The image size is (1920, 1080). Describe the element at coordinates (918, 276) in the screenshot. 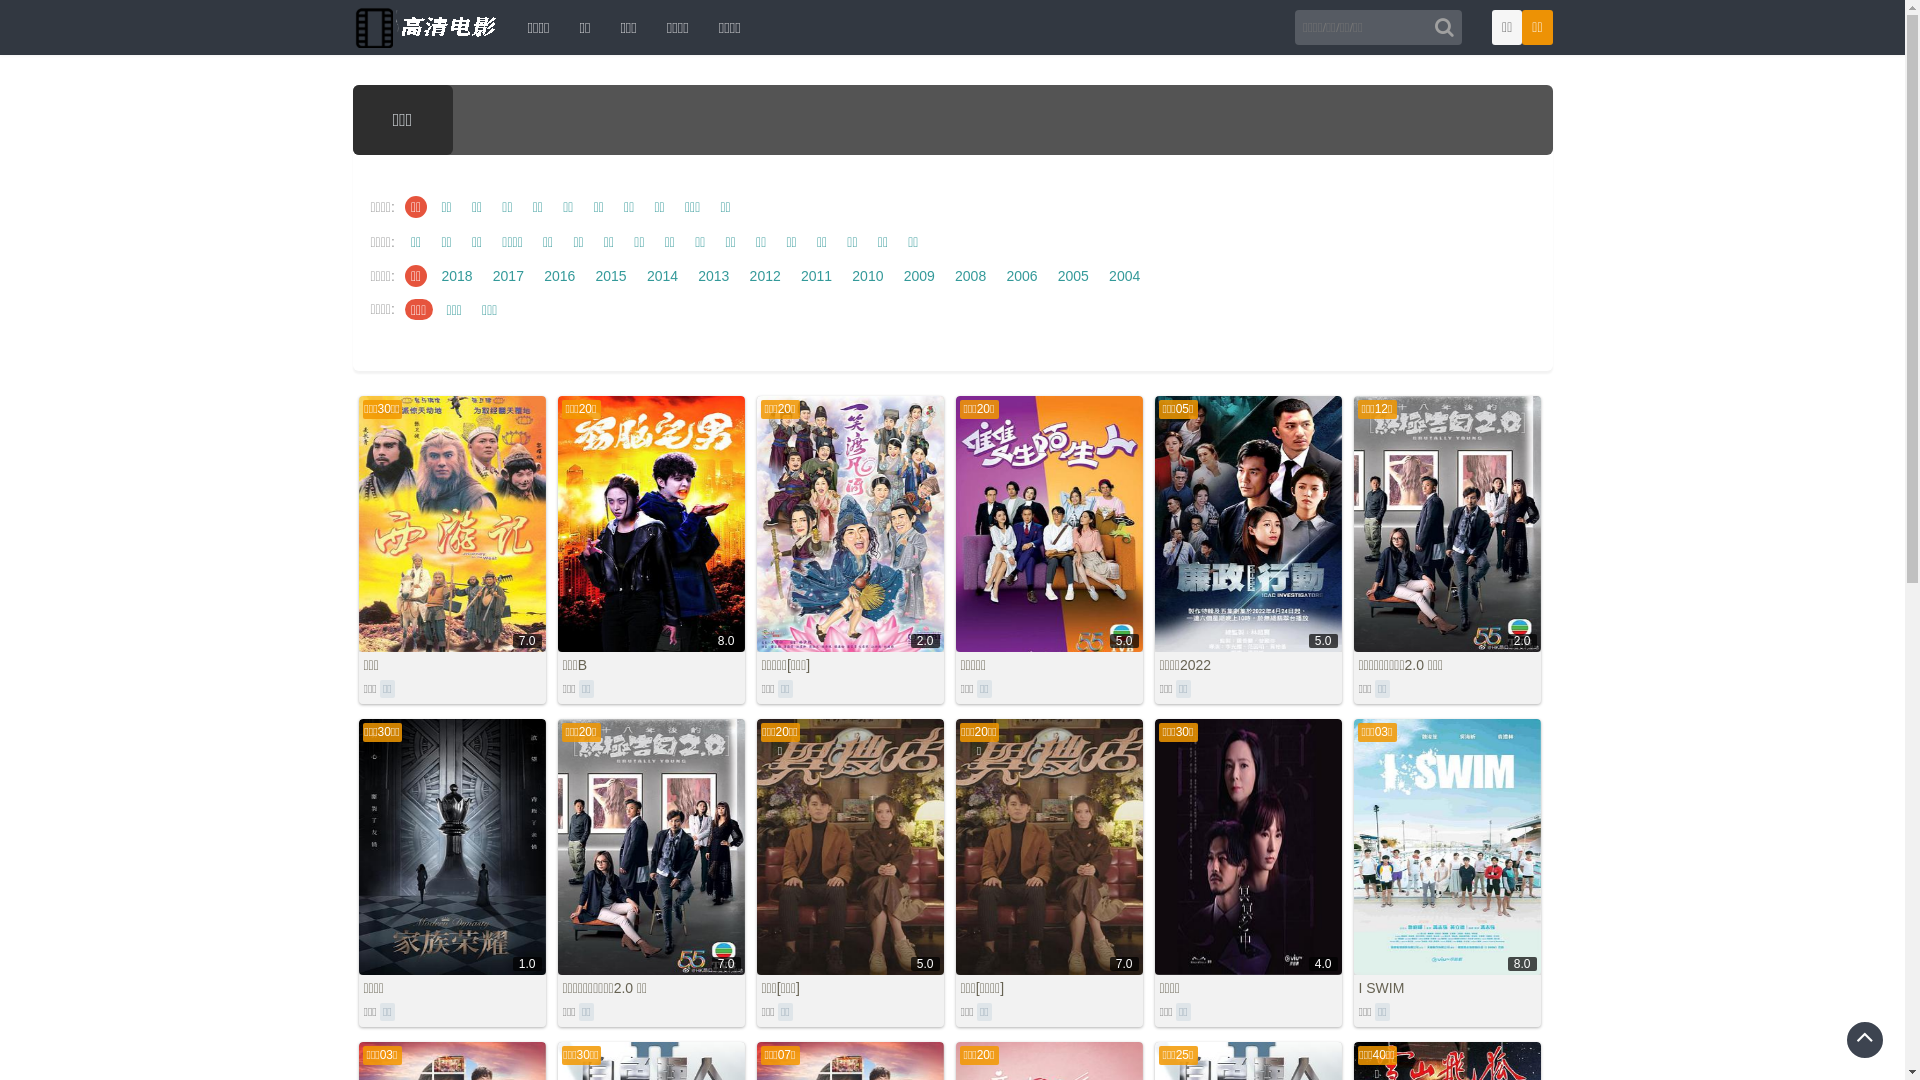

I see `'2009'` at that location.